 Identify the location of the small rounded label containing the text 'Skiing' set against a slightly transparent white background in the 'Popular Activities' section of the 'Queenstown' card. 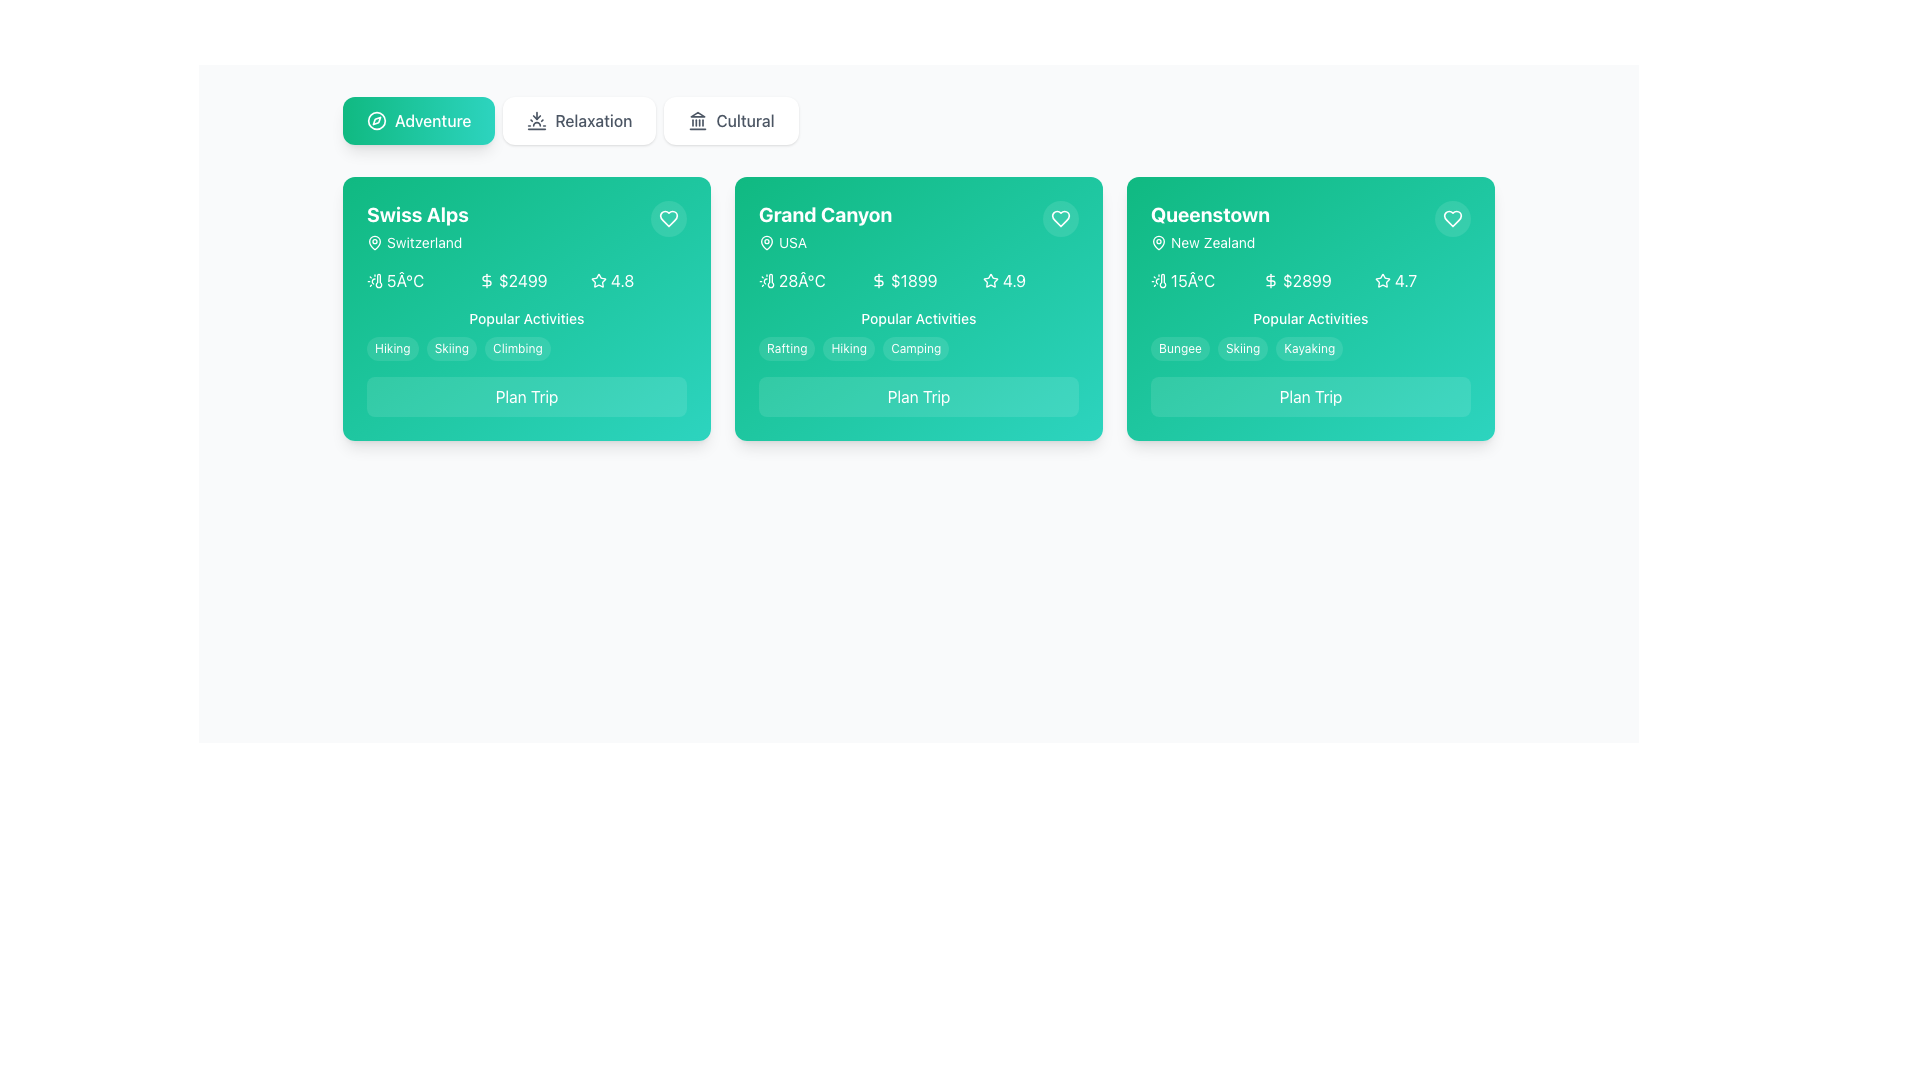
(1242, 347).